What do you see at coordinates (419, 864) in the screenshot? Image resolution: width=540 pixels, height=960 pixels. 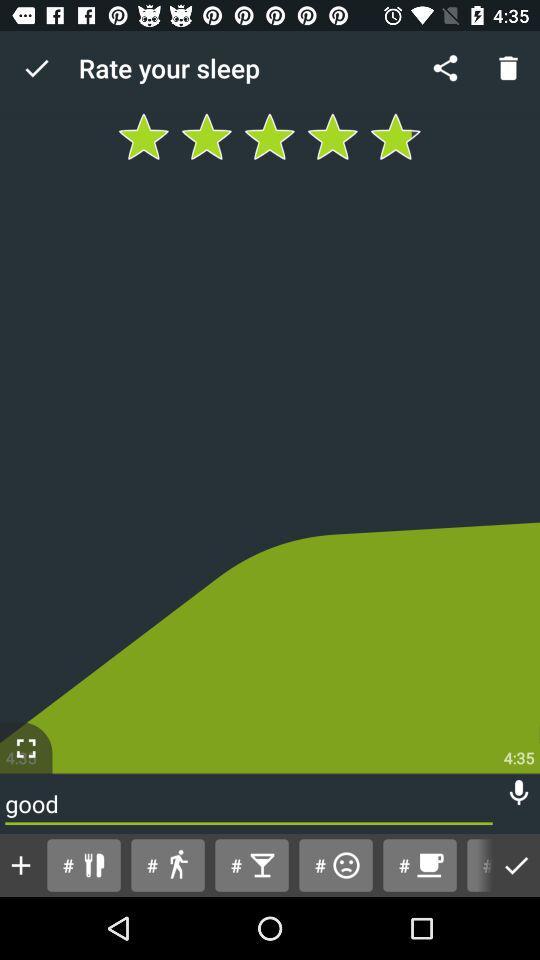 I see `the item next to the # button` at bounding box center [419, 864].